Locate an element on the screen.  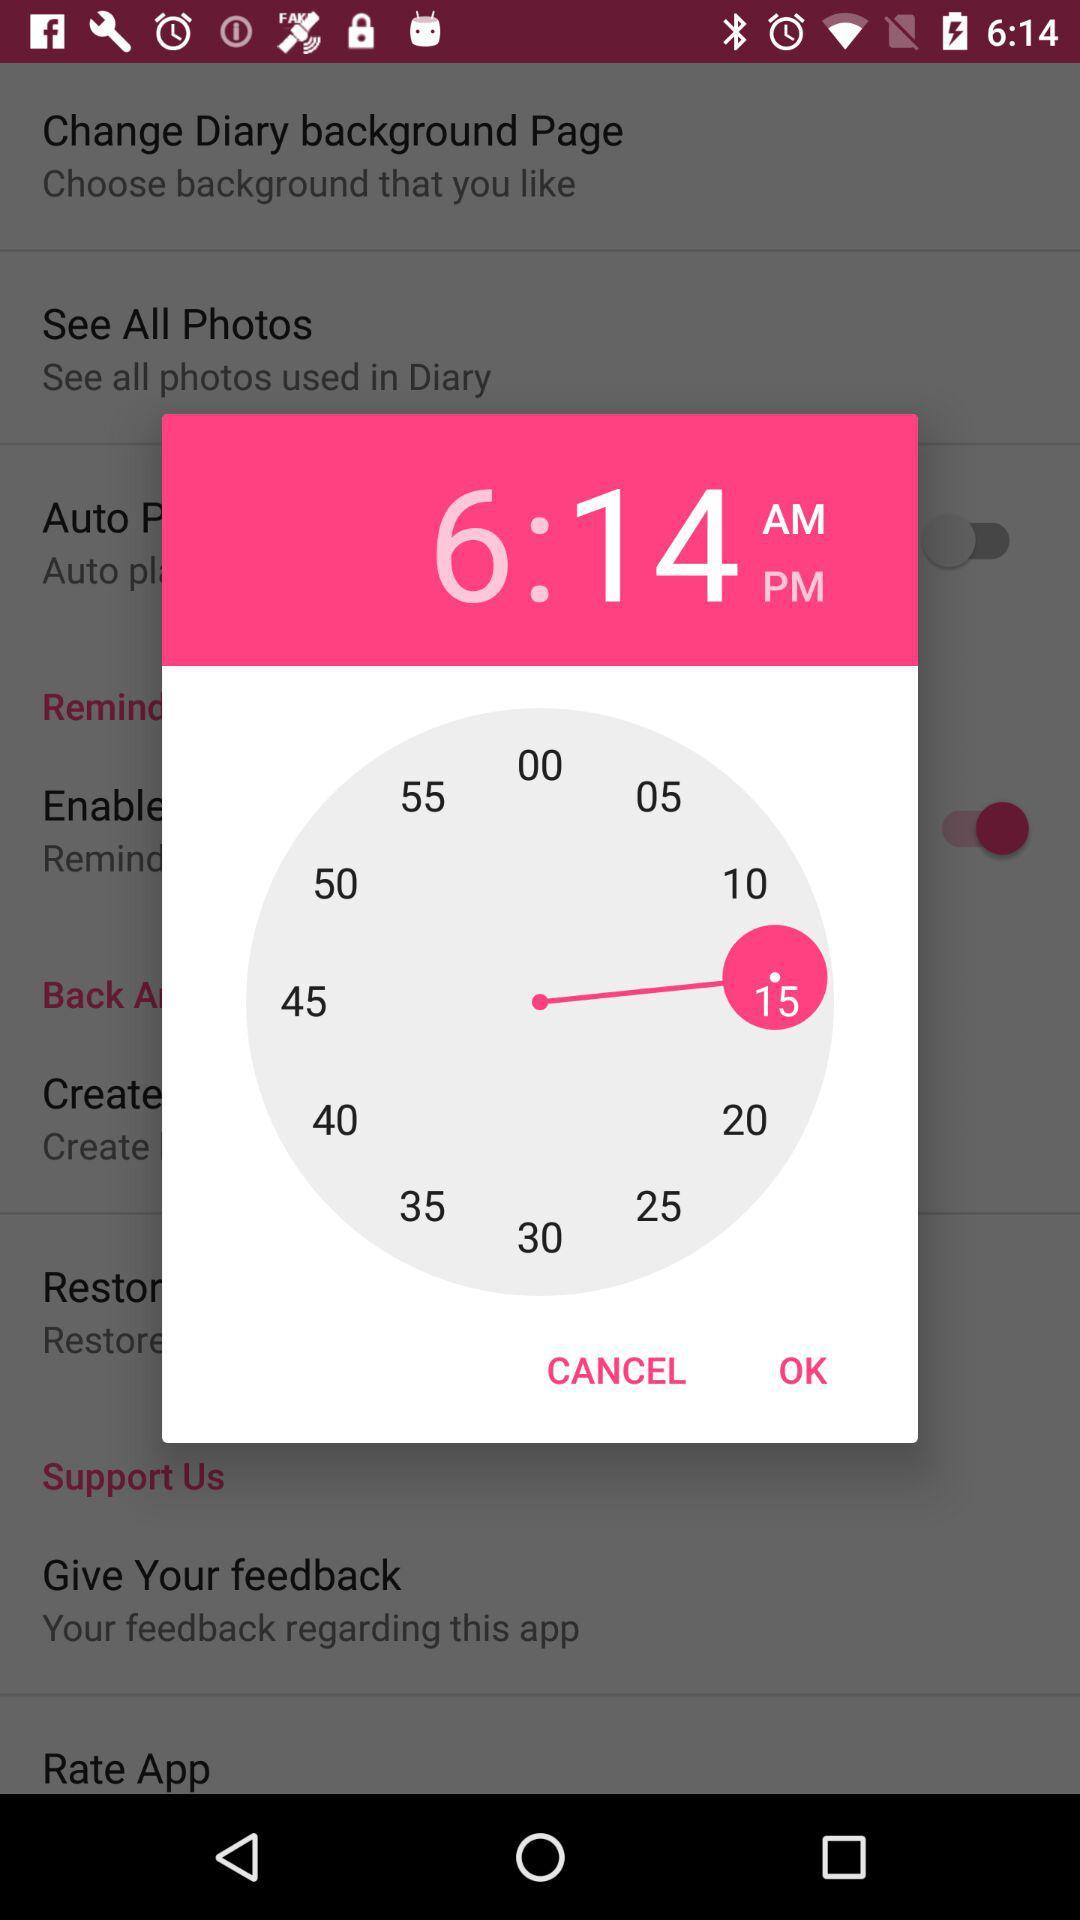
icon next to the 14 icon is located at coordinates (793, 512).